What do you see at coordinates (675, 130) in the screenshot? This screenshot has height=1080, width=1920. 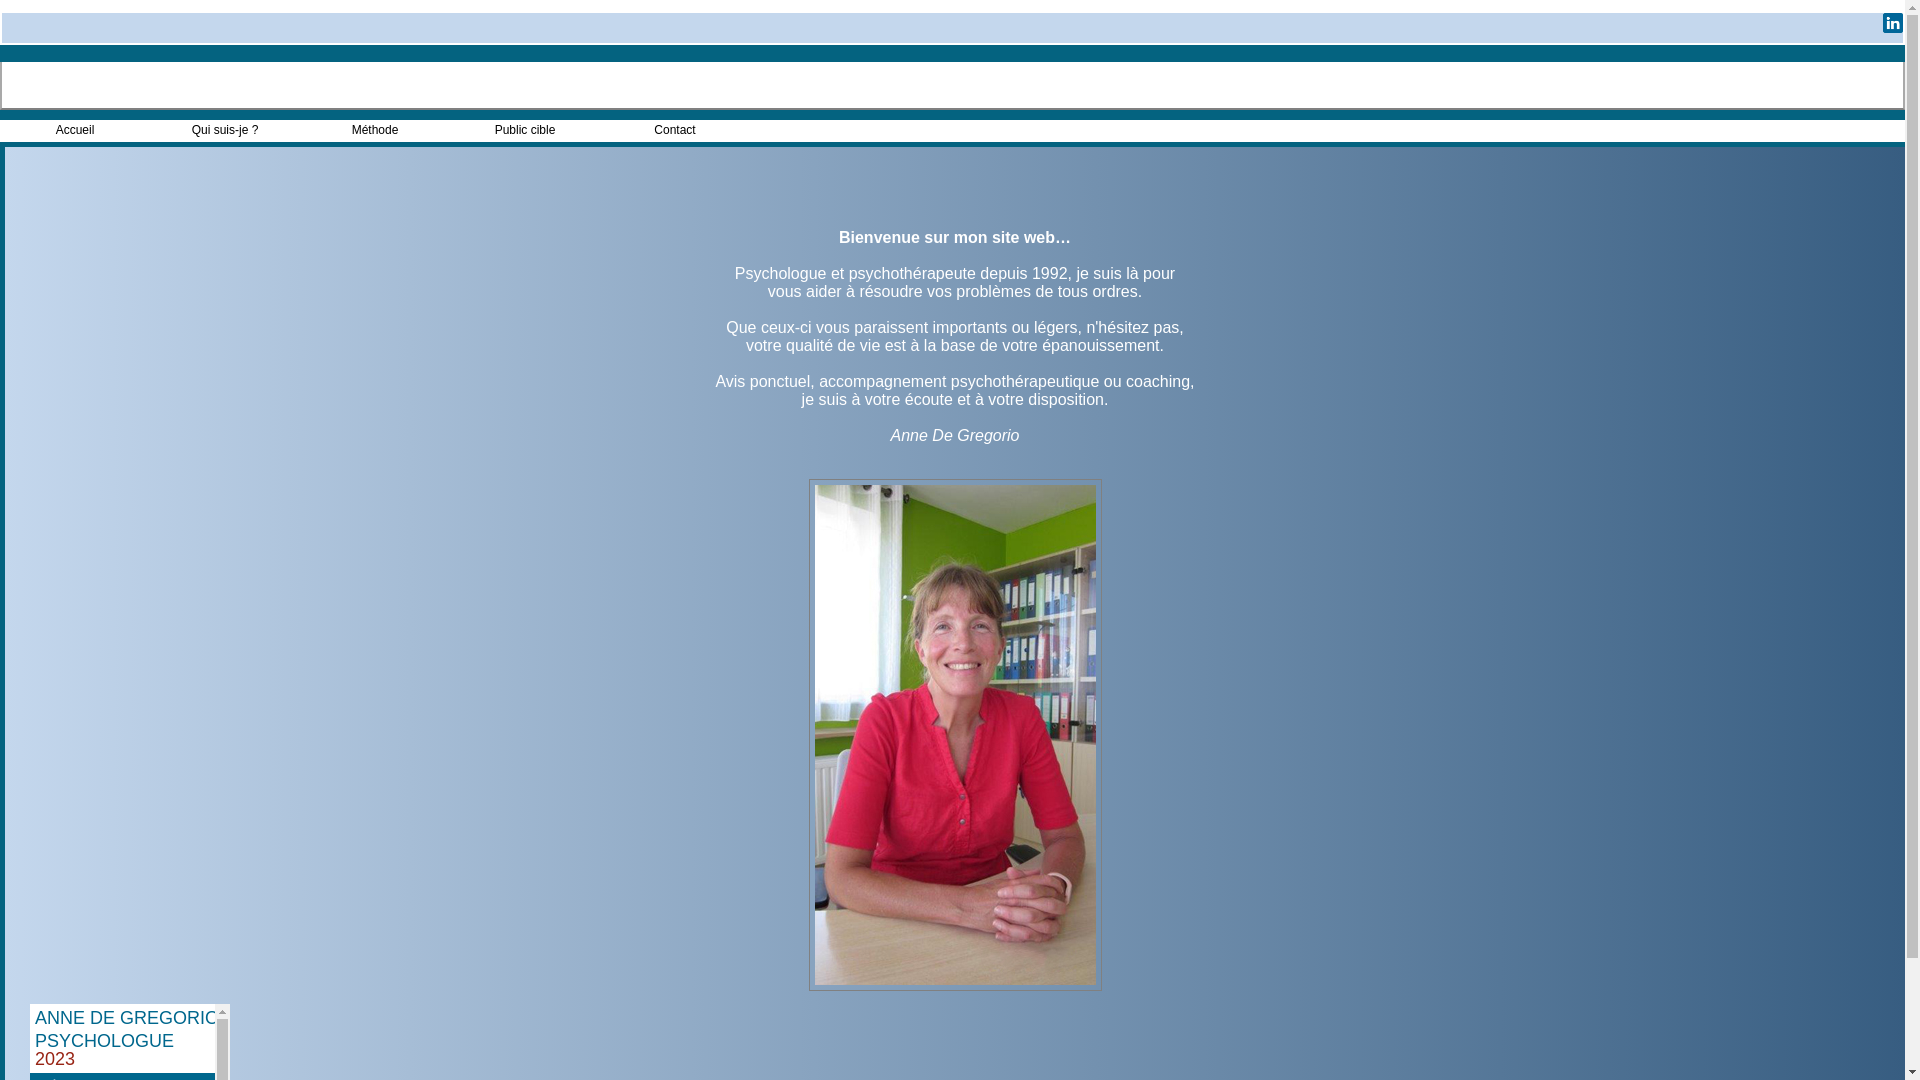 I see `'Contact'` at bounding box center [675, 130].